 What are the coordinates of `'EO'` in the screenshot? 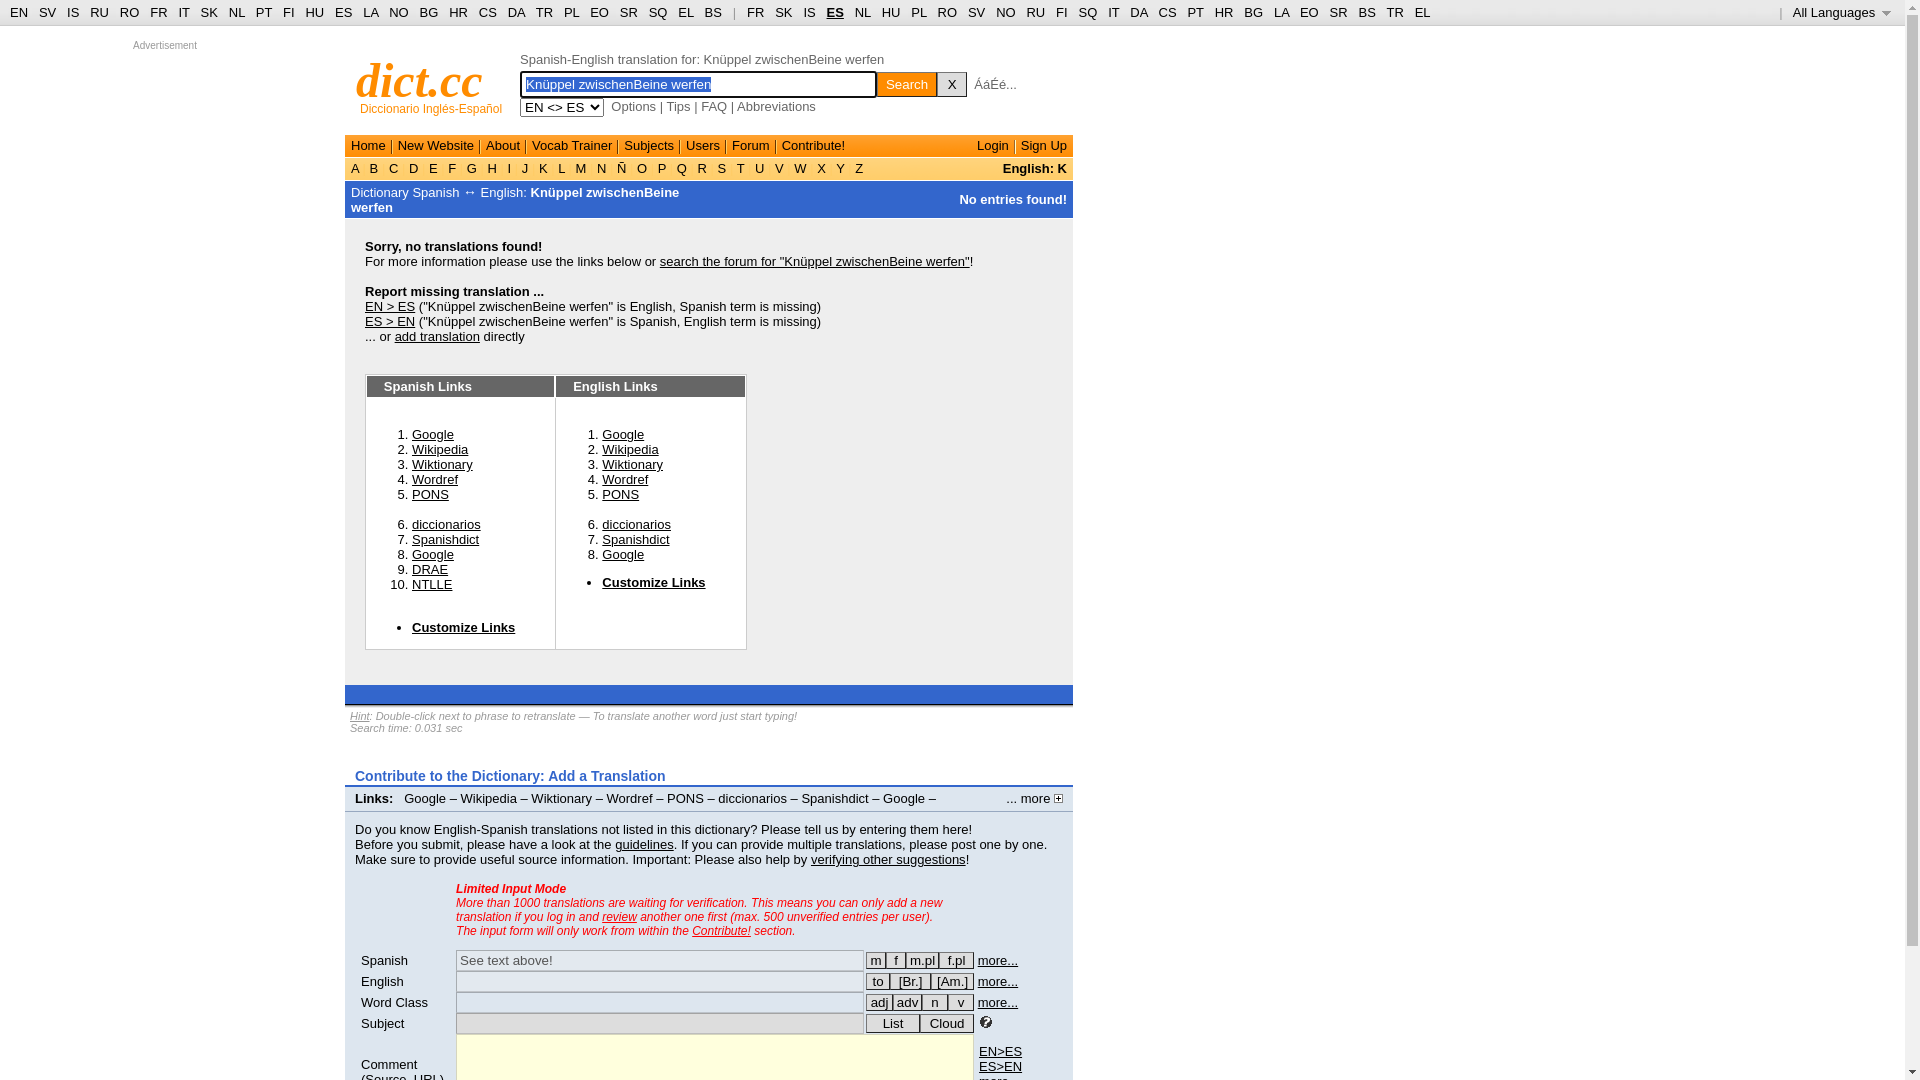 It's located at (598, 12).